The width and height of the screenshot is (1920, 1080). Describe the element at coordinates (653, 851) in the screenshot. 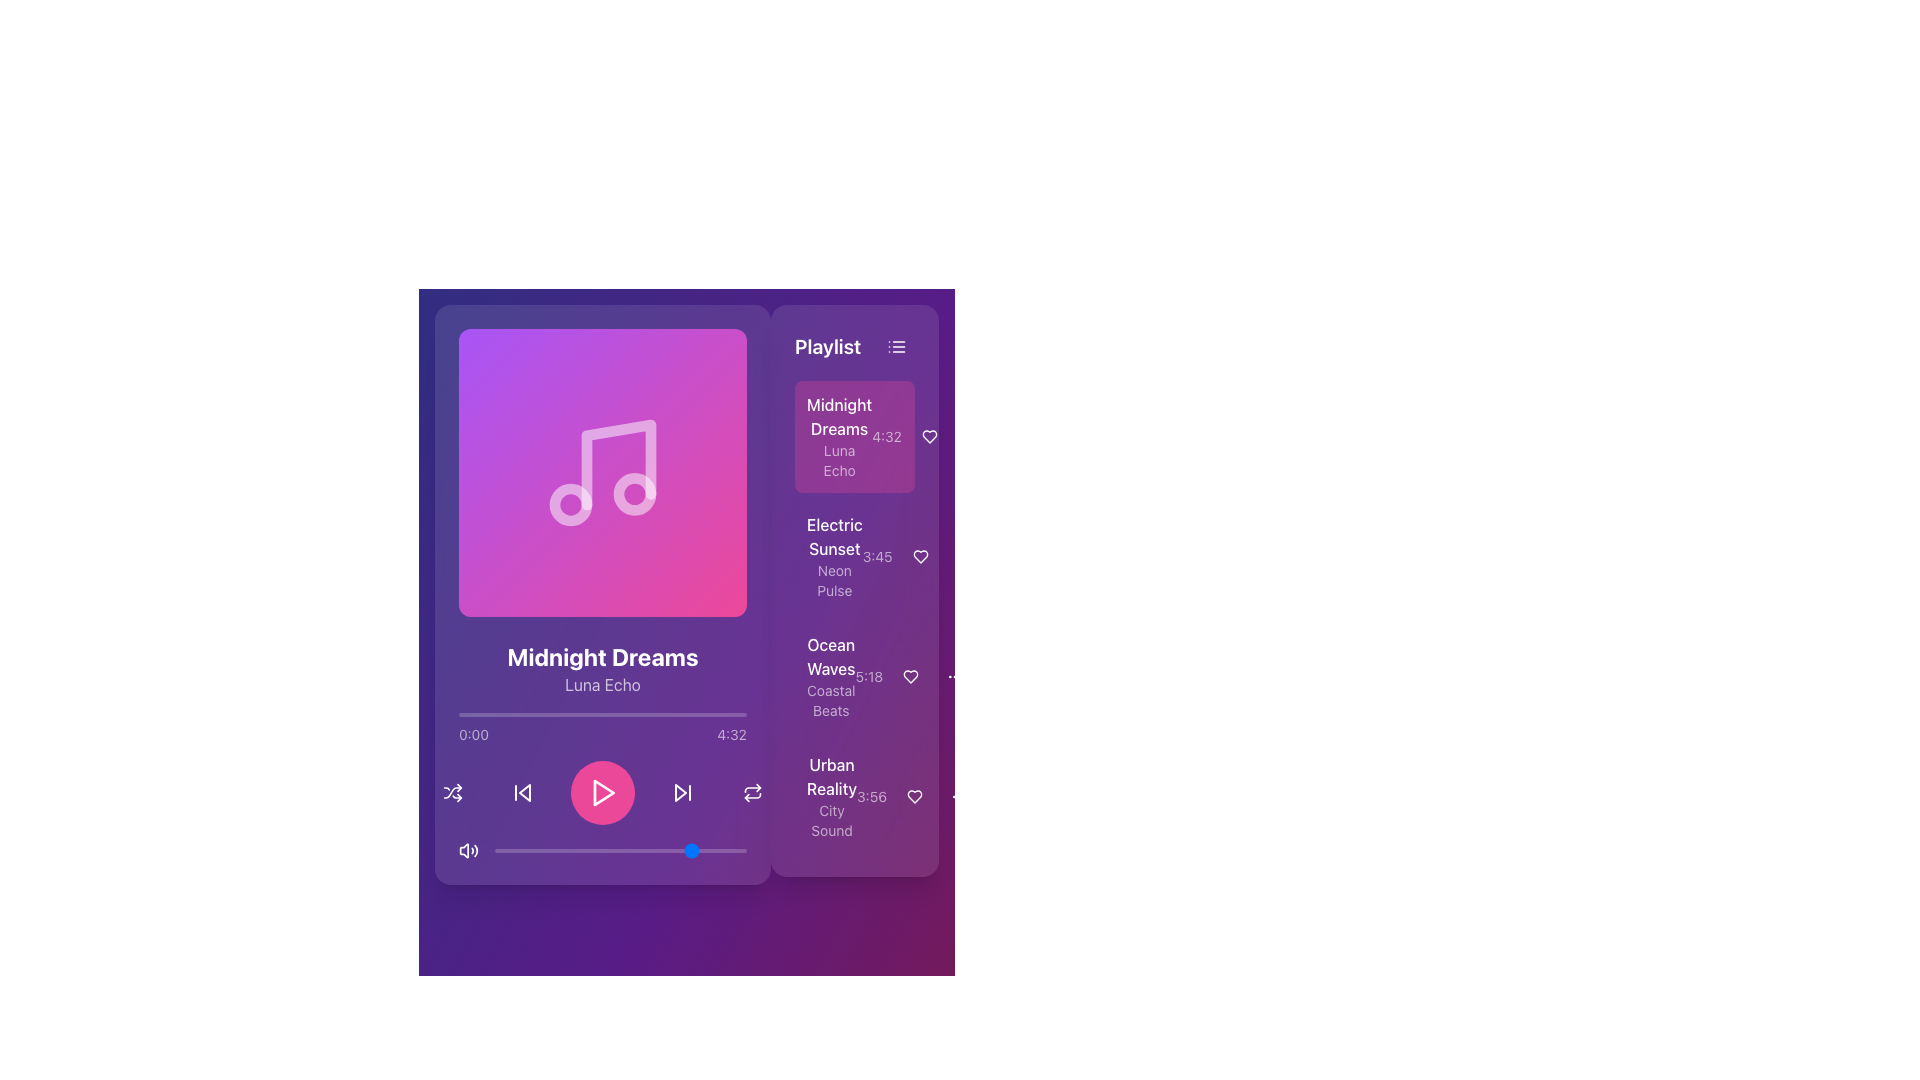

I see `the slider` at that location.